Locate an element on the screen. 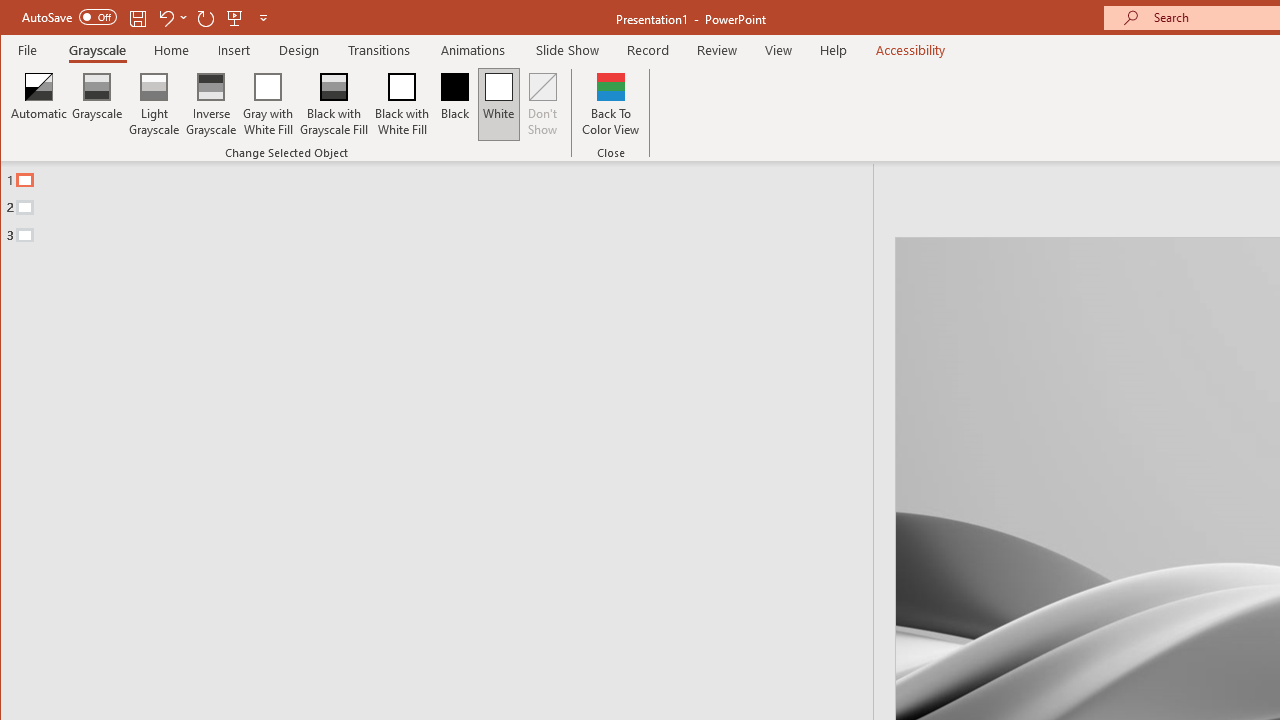 The width and height of the screenshot is (1280, 720). 'AutoSave' is located at coordinates (69, 17).